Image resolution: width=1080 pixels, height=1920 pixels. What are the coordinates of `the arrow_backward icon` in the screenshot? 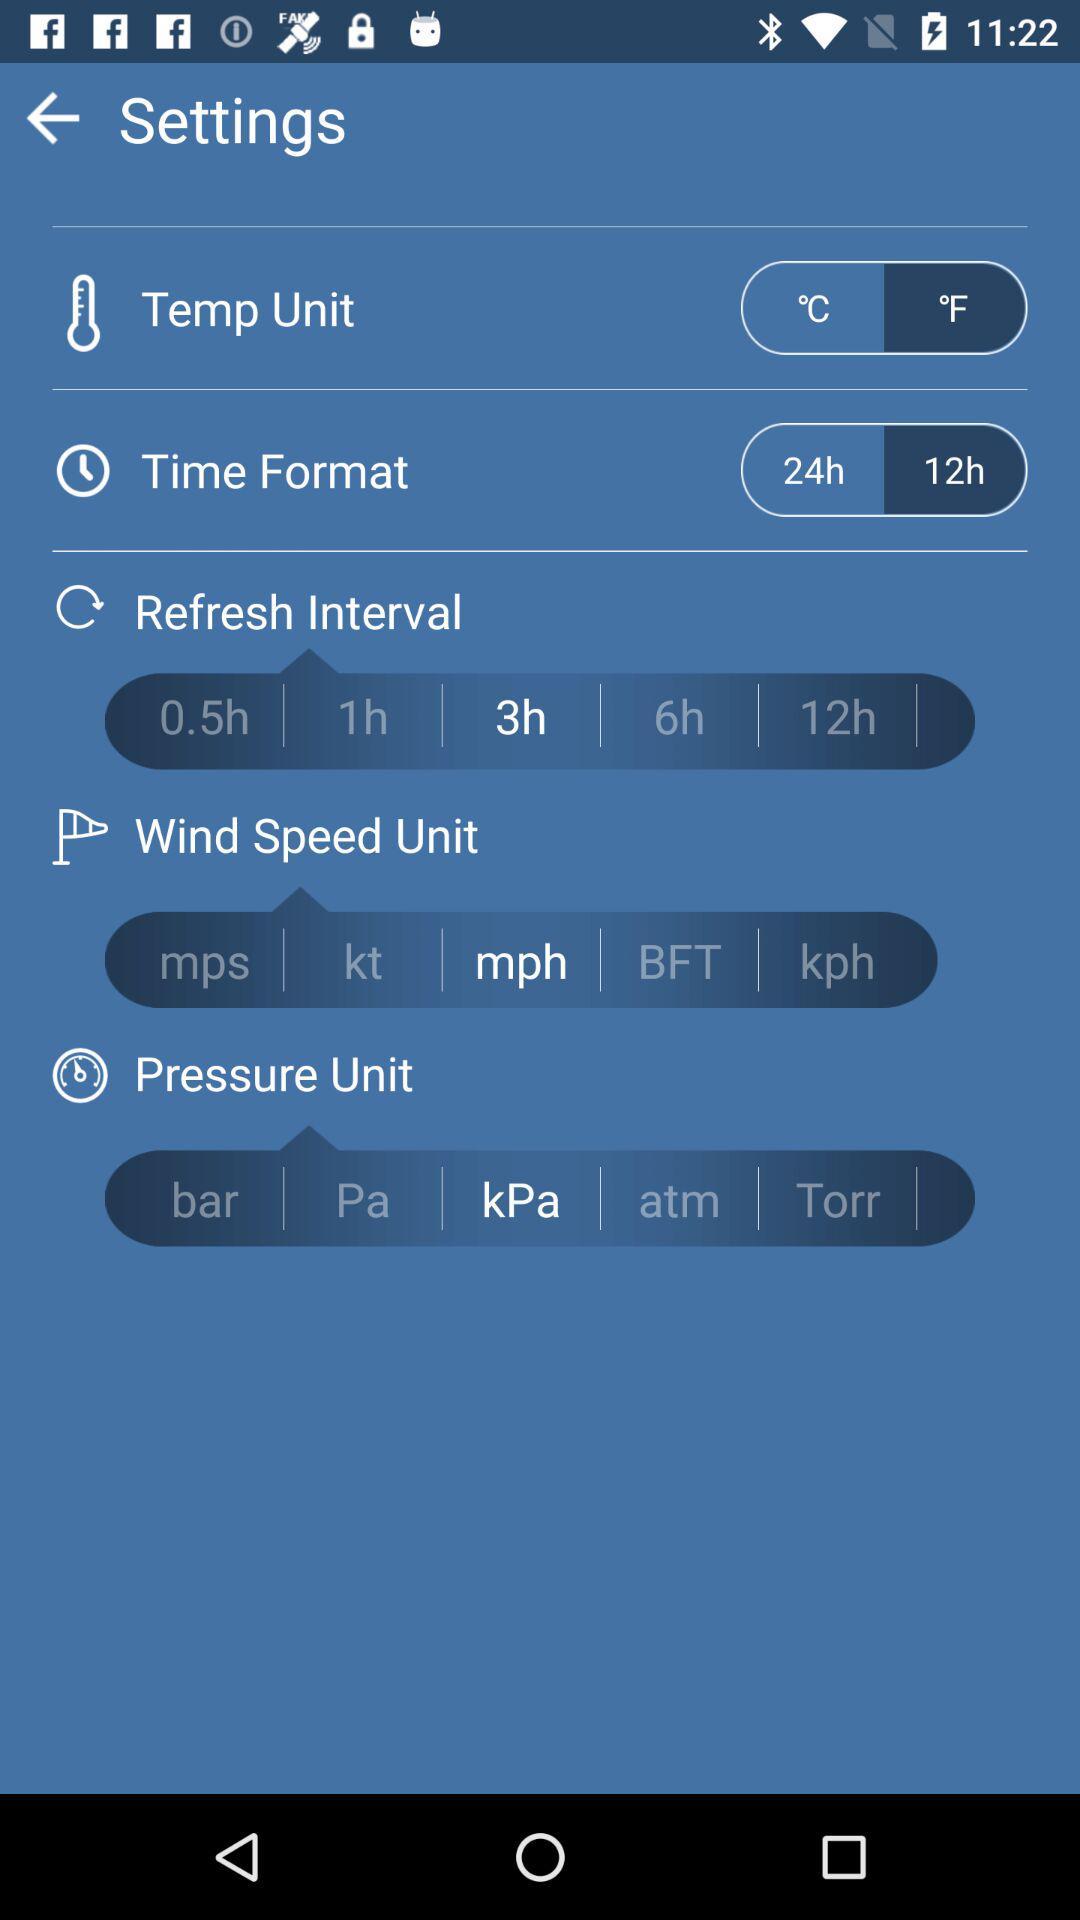 It's located at (51, 117).